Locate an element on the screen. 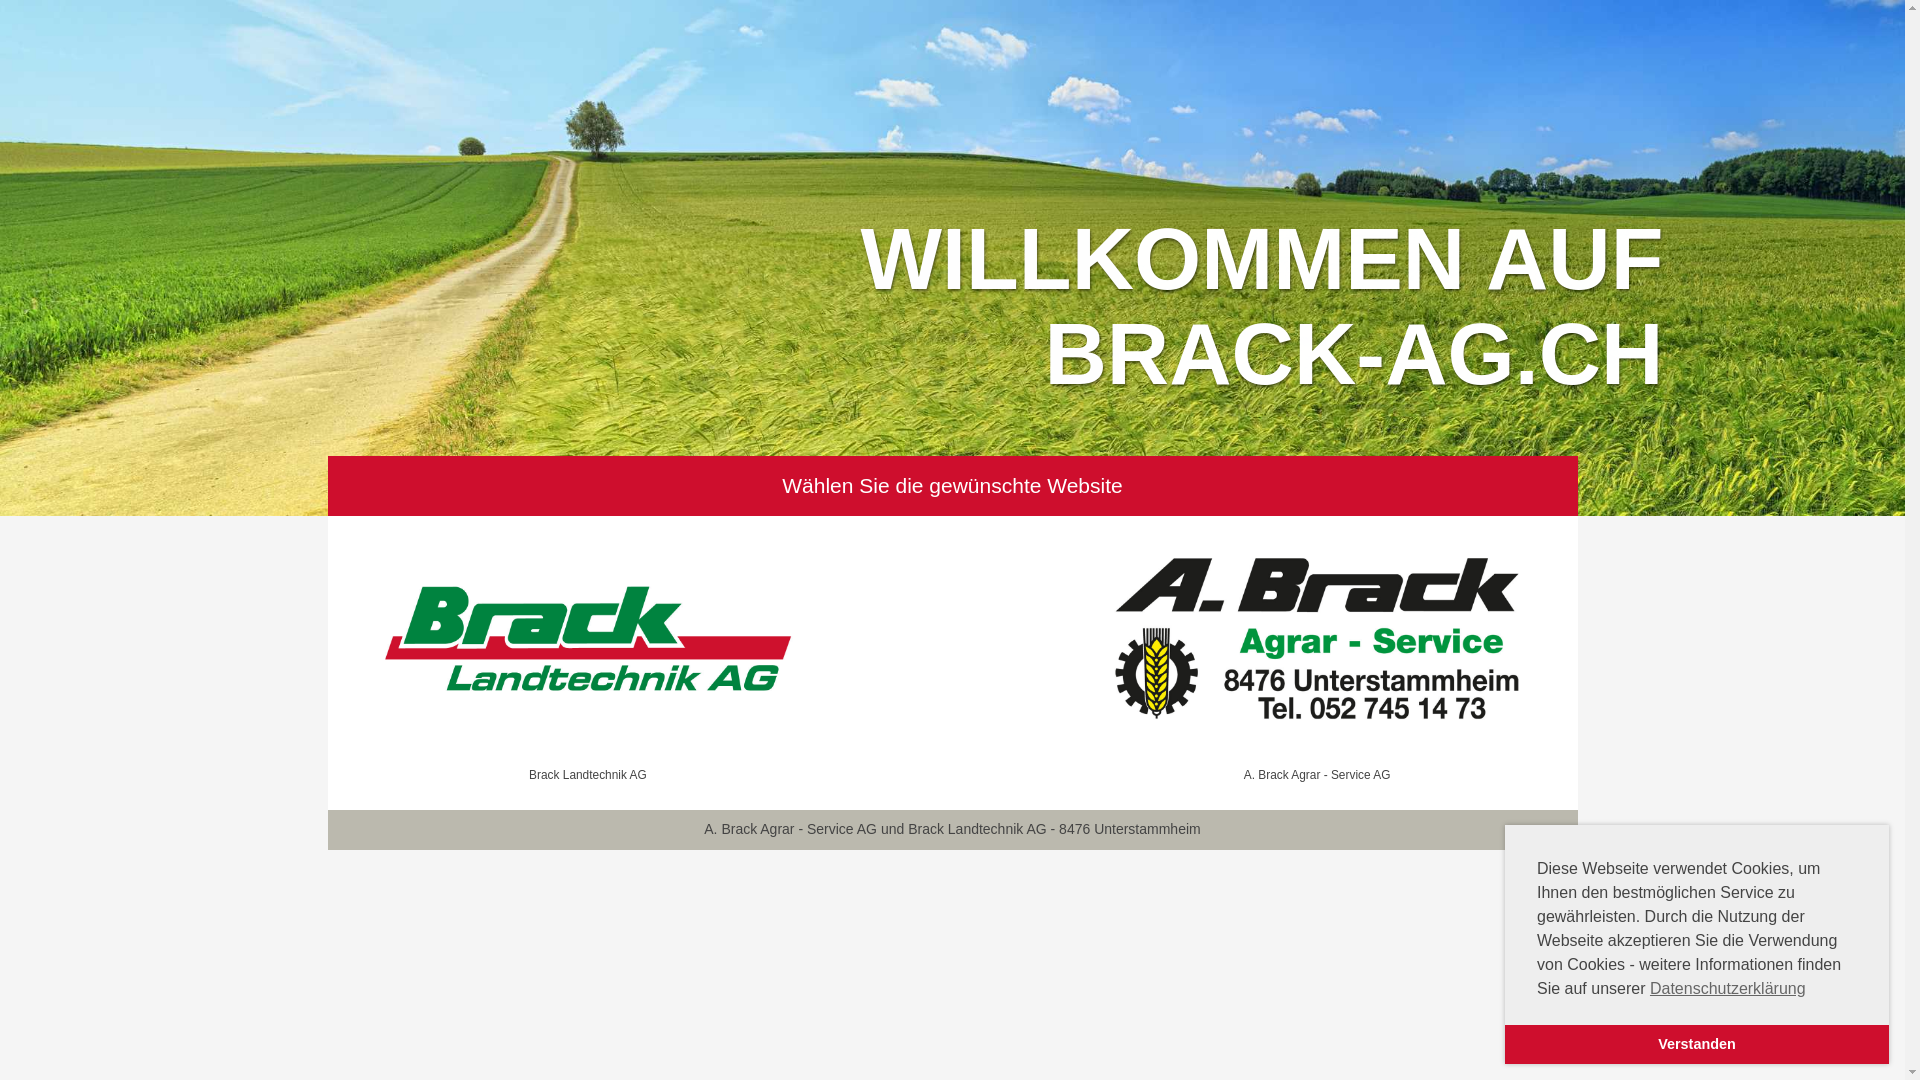  'A. Brack Agrar - Service AG' is located at coordinates (1317, 652).